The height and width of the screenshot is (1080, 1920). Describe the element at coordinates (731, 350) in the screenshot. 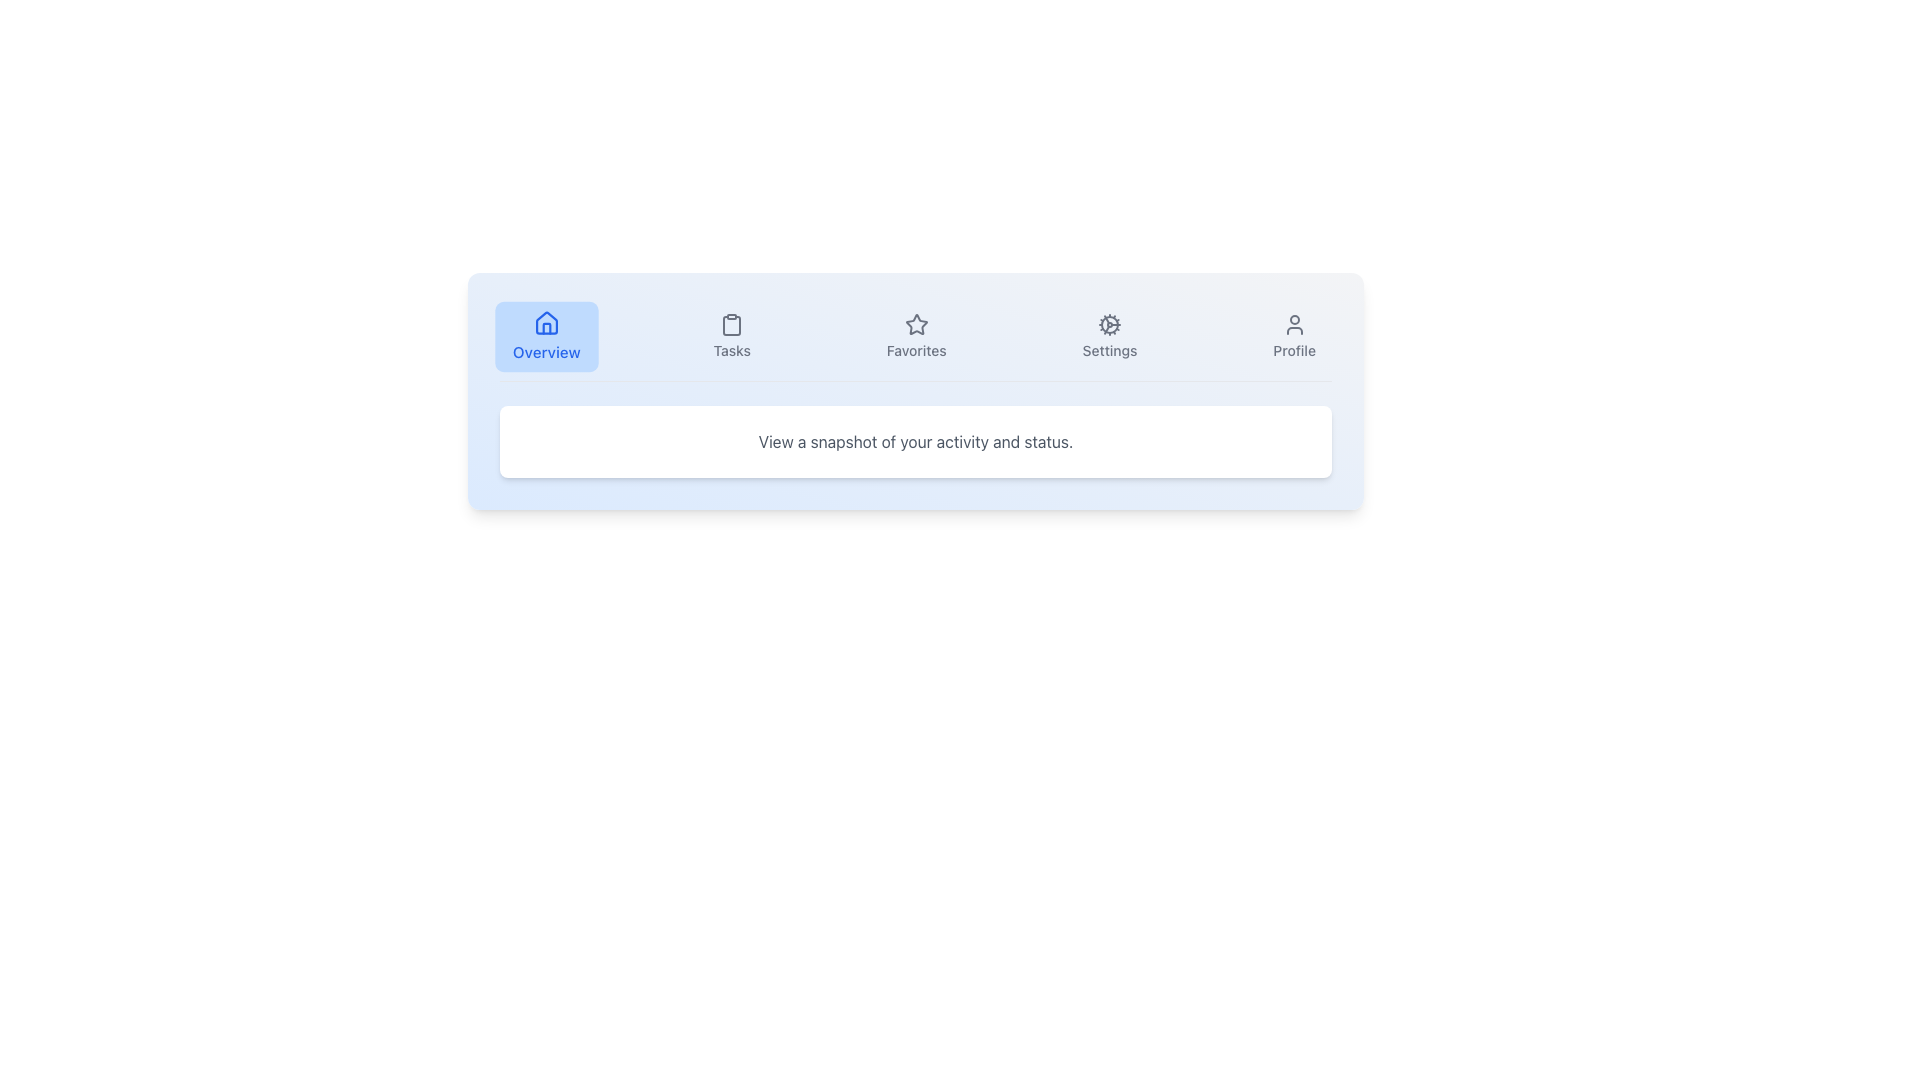

I see `the 'Tasks' text label, which is styled with a modern sans-serif font and positioned below a clipboard icon in the navigation bar` at that location.